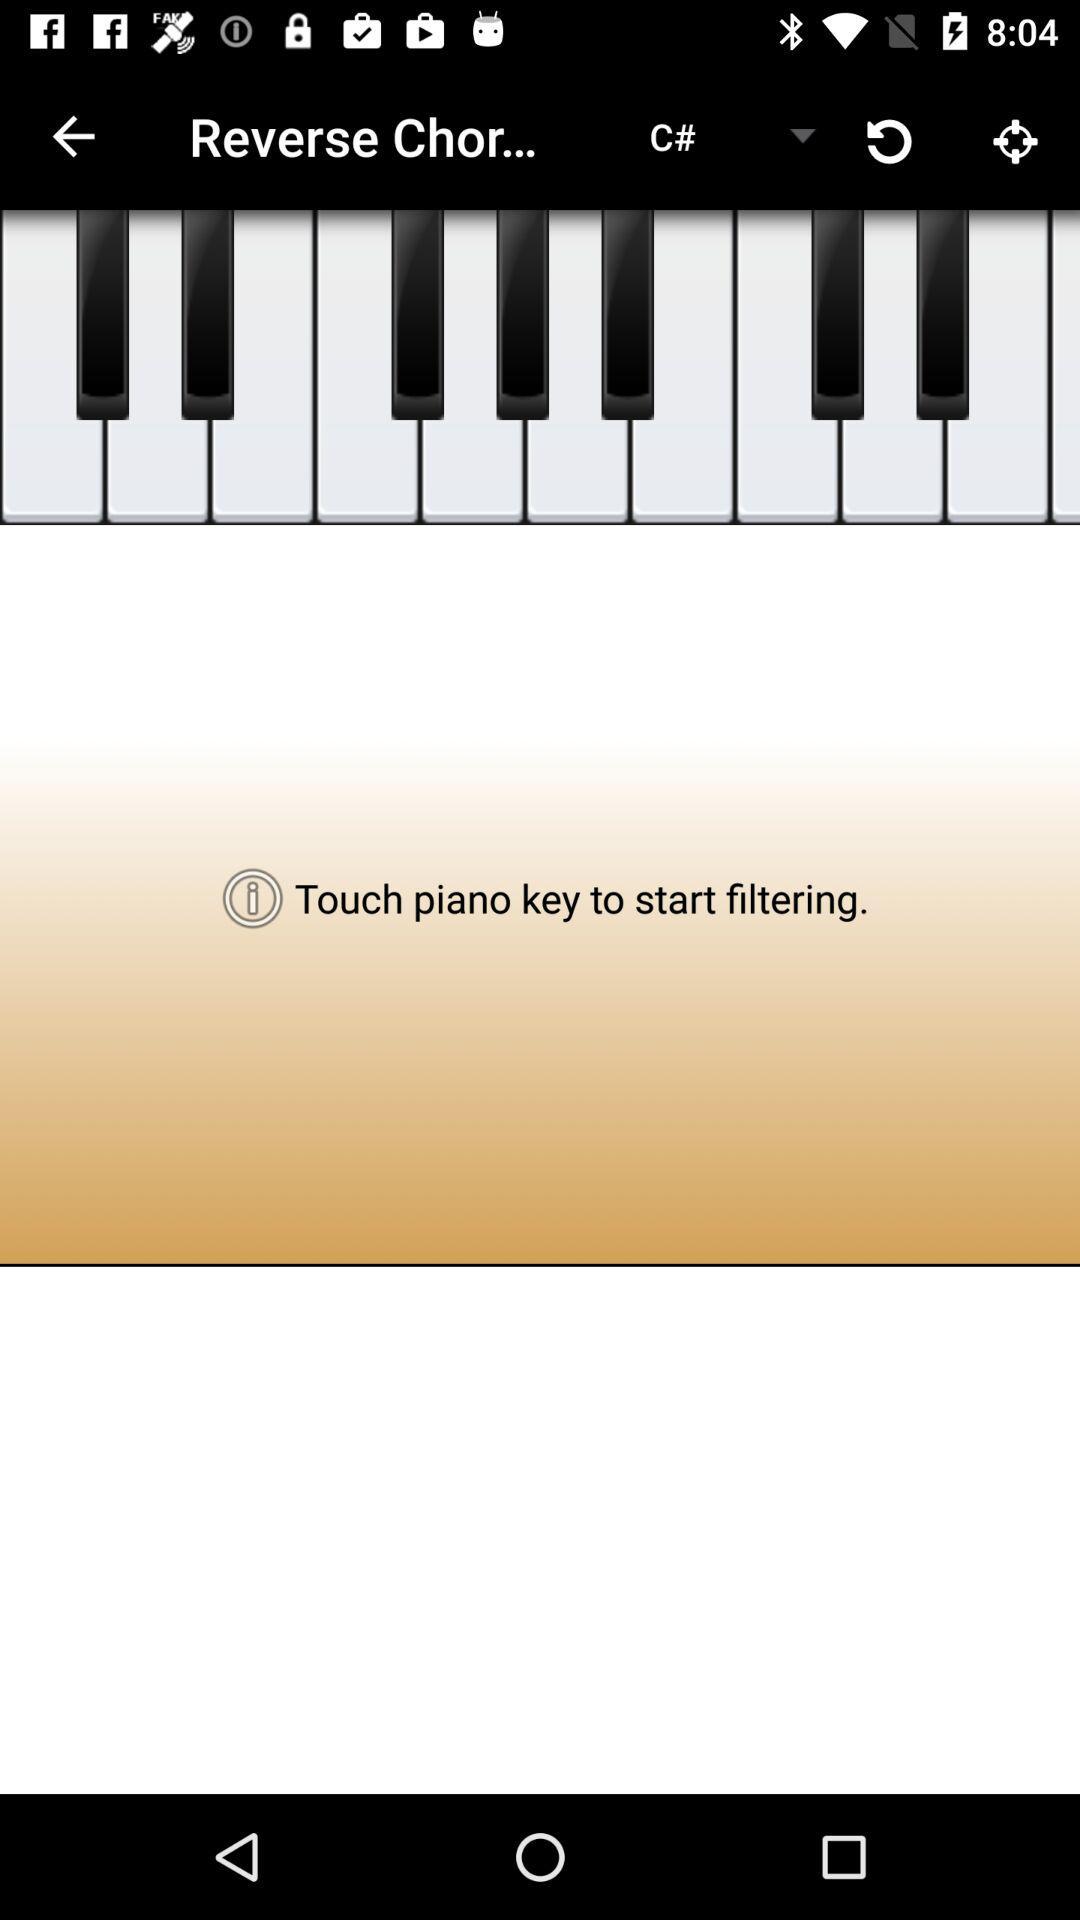 Image resolution: width=1080 pixels, height=1920 pixels. Describe the element at coordinates (942, 314) in the screenshot. I see `eb piano key` at that location.